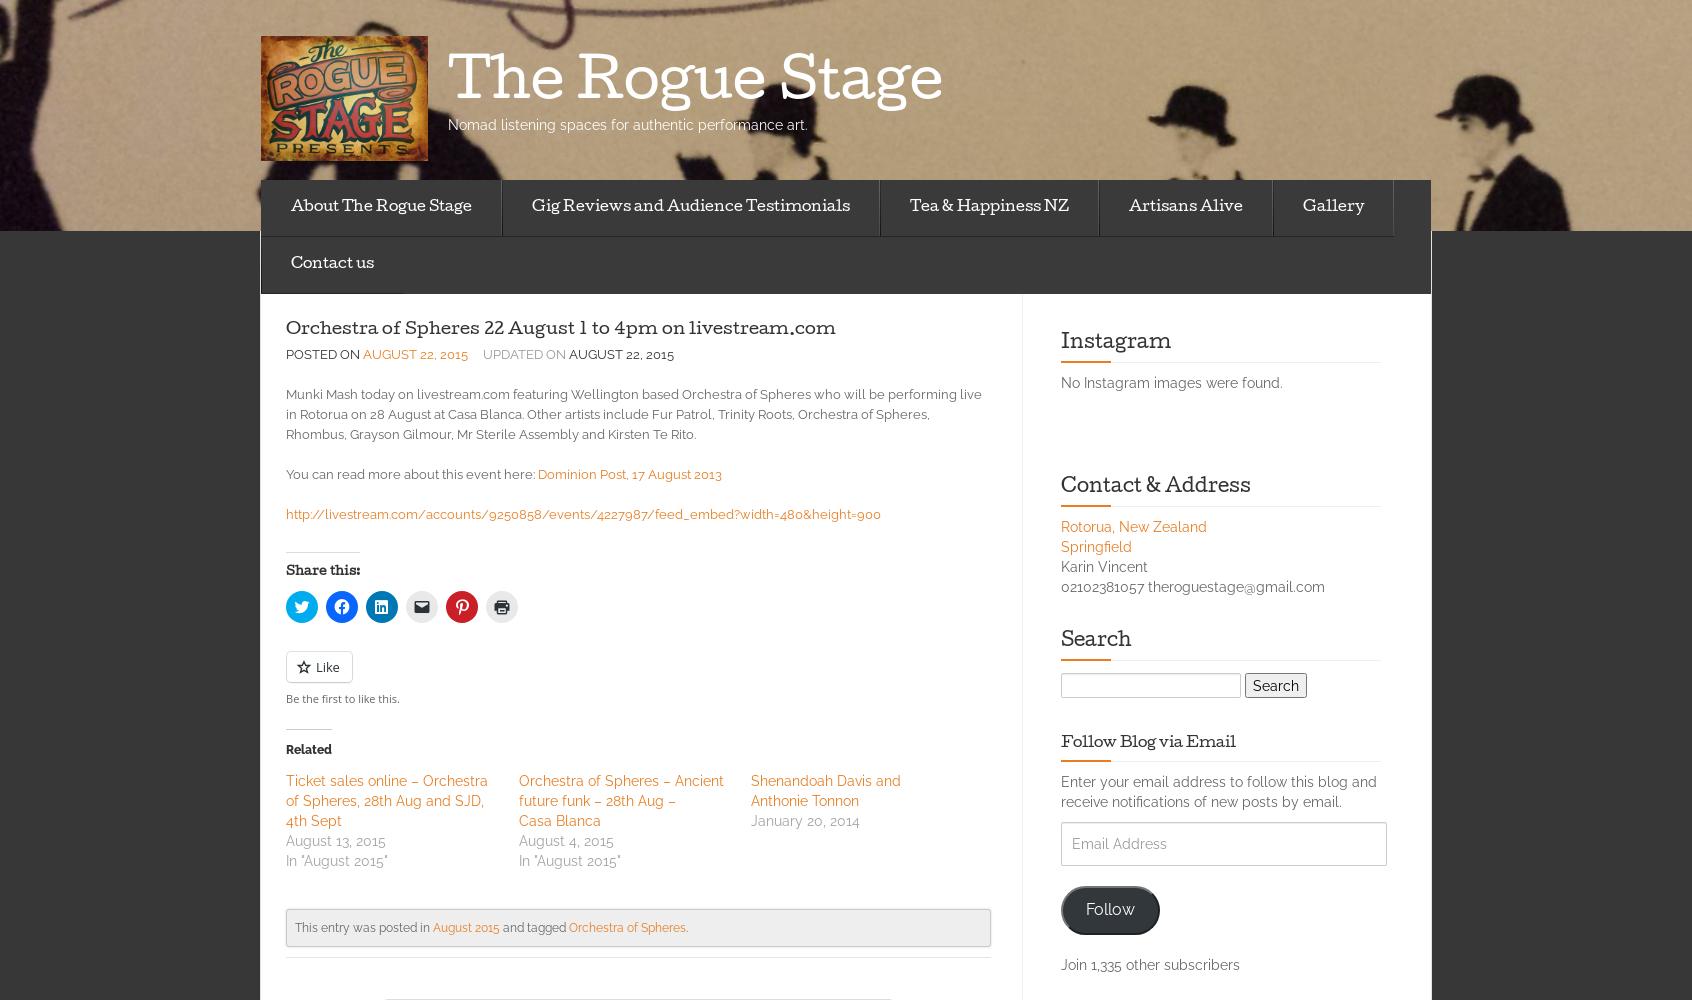 The image size is (1692, 1000). What do you see at coordinates (1332, 207) in the screenshot?
I see `'Gallery'` at bounding box center [1332, 207].